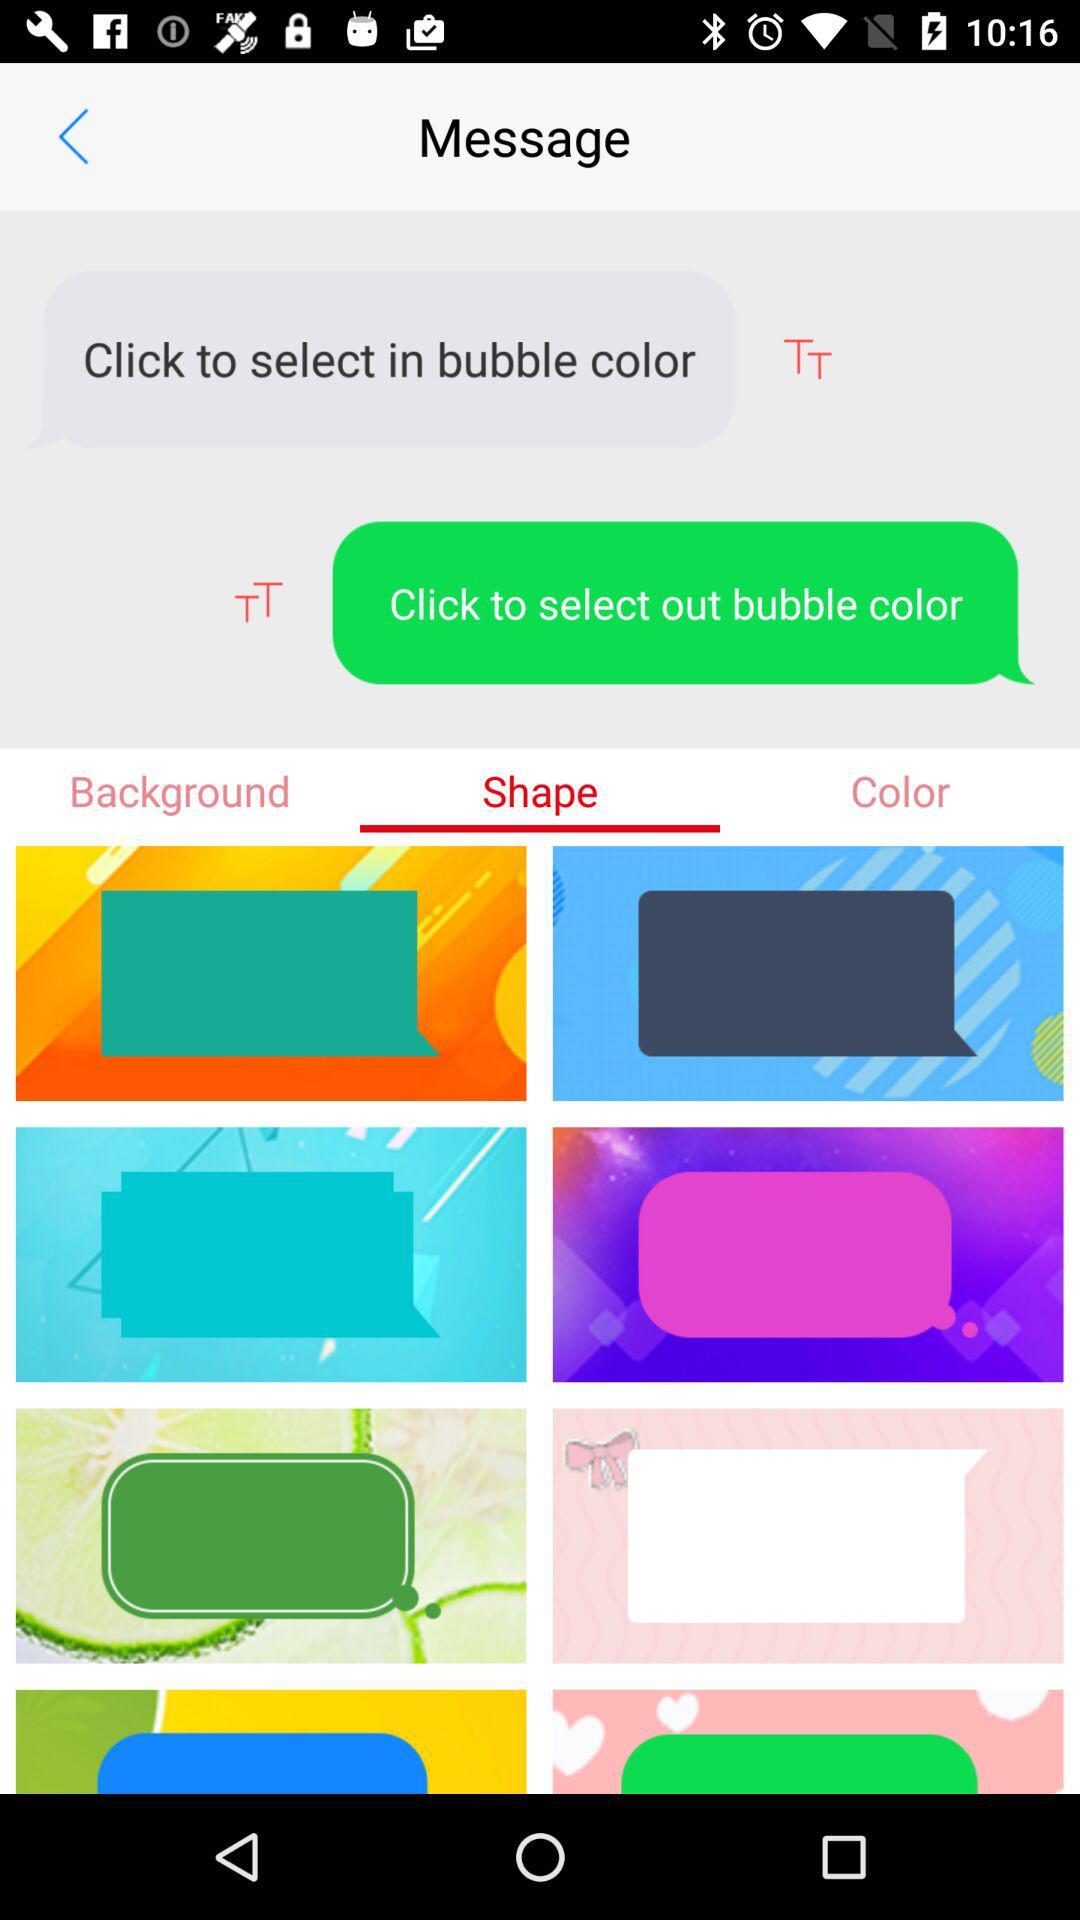 This screenshot has width=1080, height=1920. I want to click on icon above the click to select item, so click(72, 135).